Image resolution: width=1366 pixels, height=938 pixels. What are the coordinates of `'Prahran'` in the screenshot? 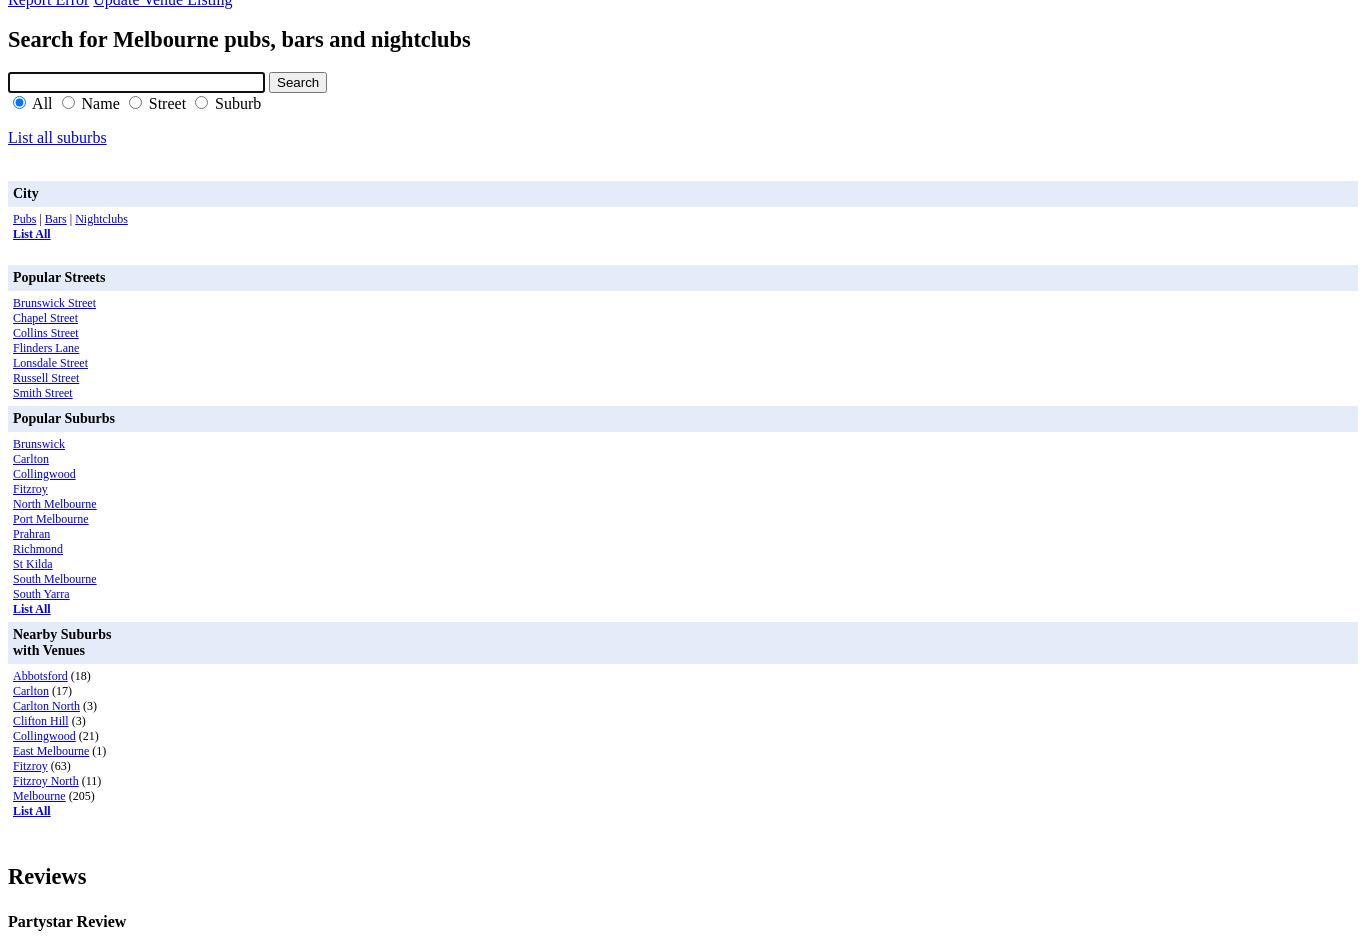 It's located at (31, 531).